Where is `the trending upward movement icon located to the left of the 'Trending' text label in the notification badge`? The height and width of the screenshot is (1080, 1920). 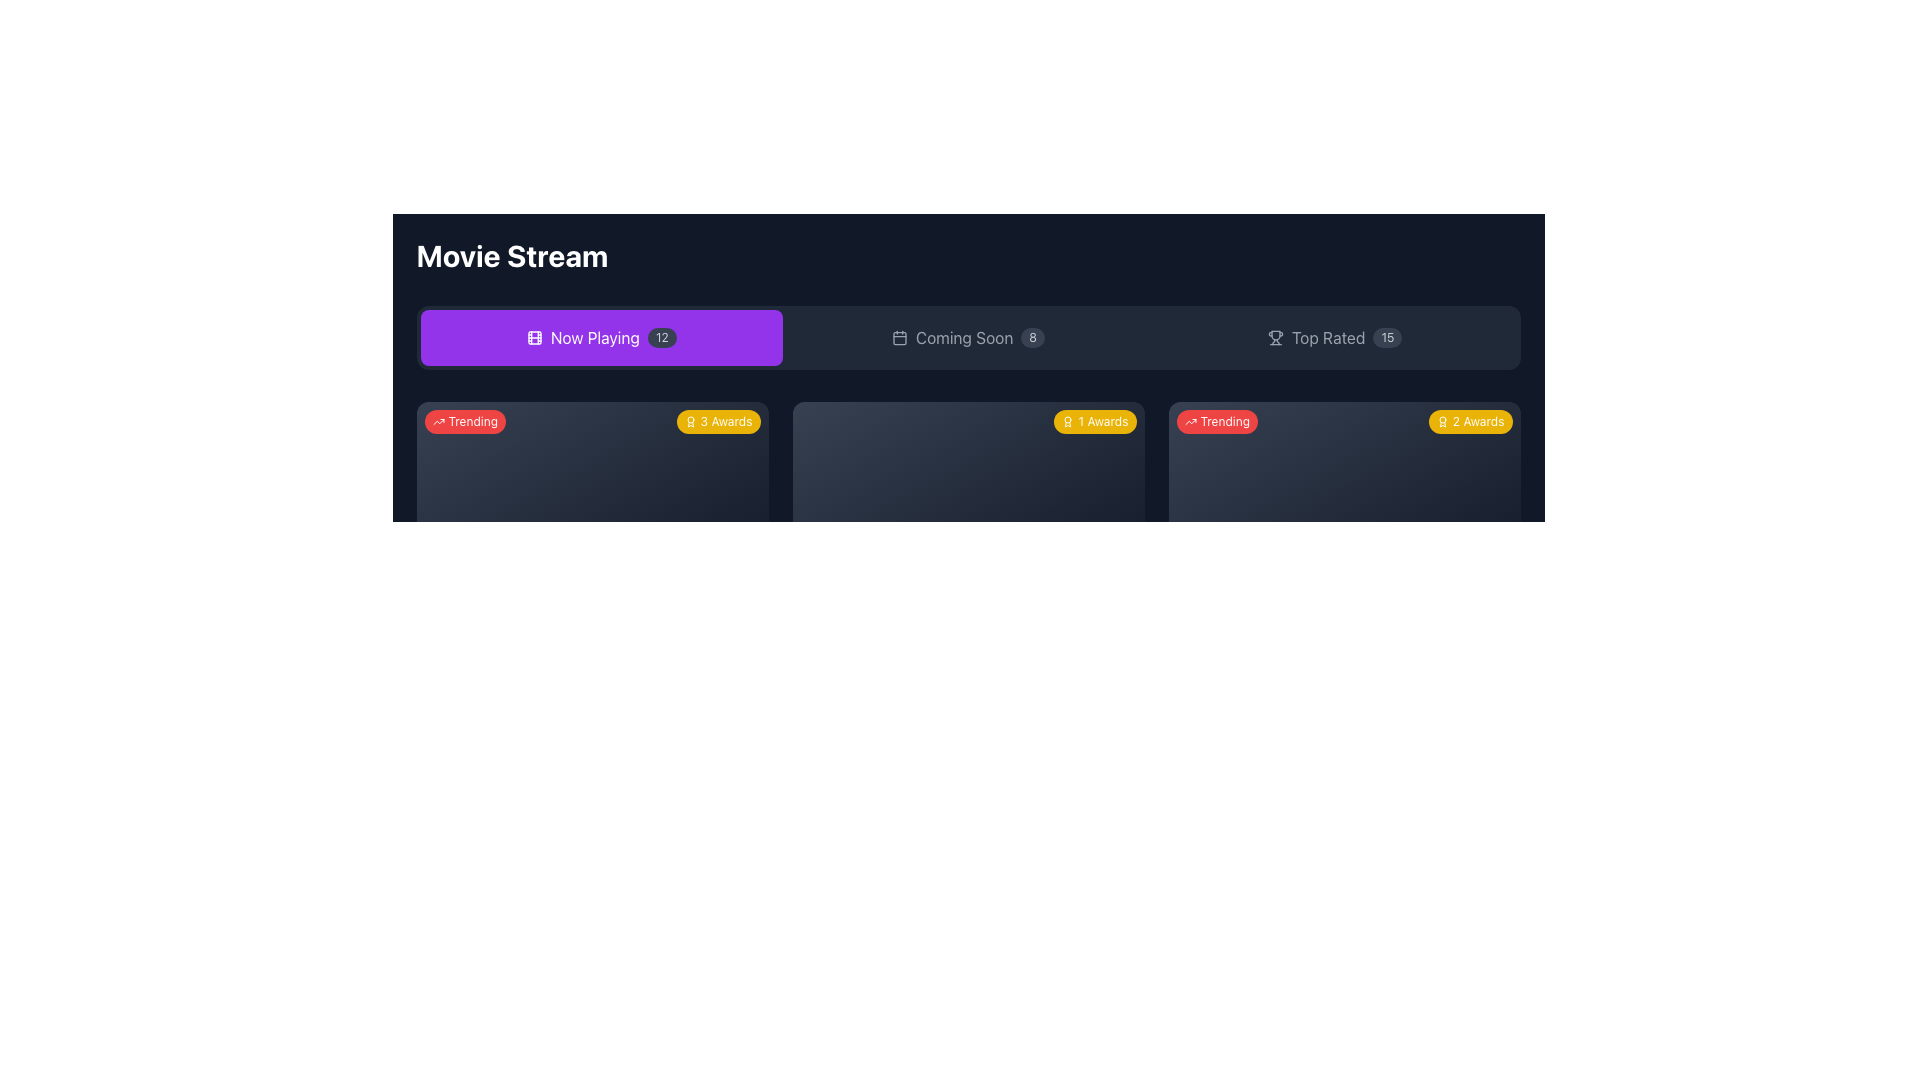
the trending upward movement icon located to the left of the 'Trending' text label in the notification badge is located at coordinates (437, 420).